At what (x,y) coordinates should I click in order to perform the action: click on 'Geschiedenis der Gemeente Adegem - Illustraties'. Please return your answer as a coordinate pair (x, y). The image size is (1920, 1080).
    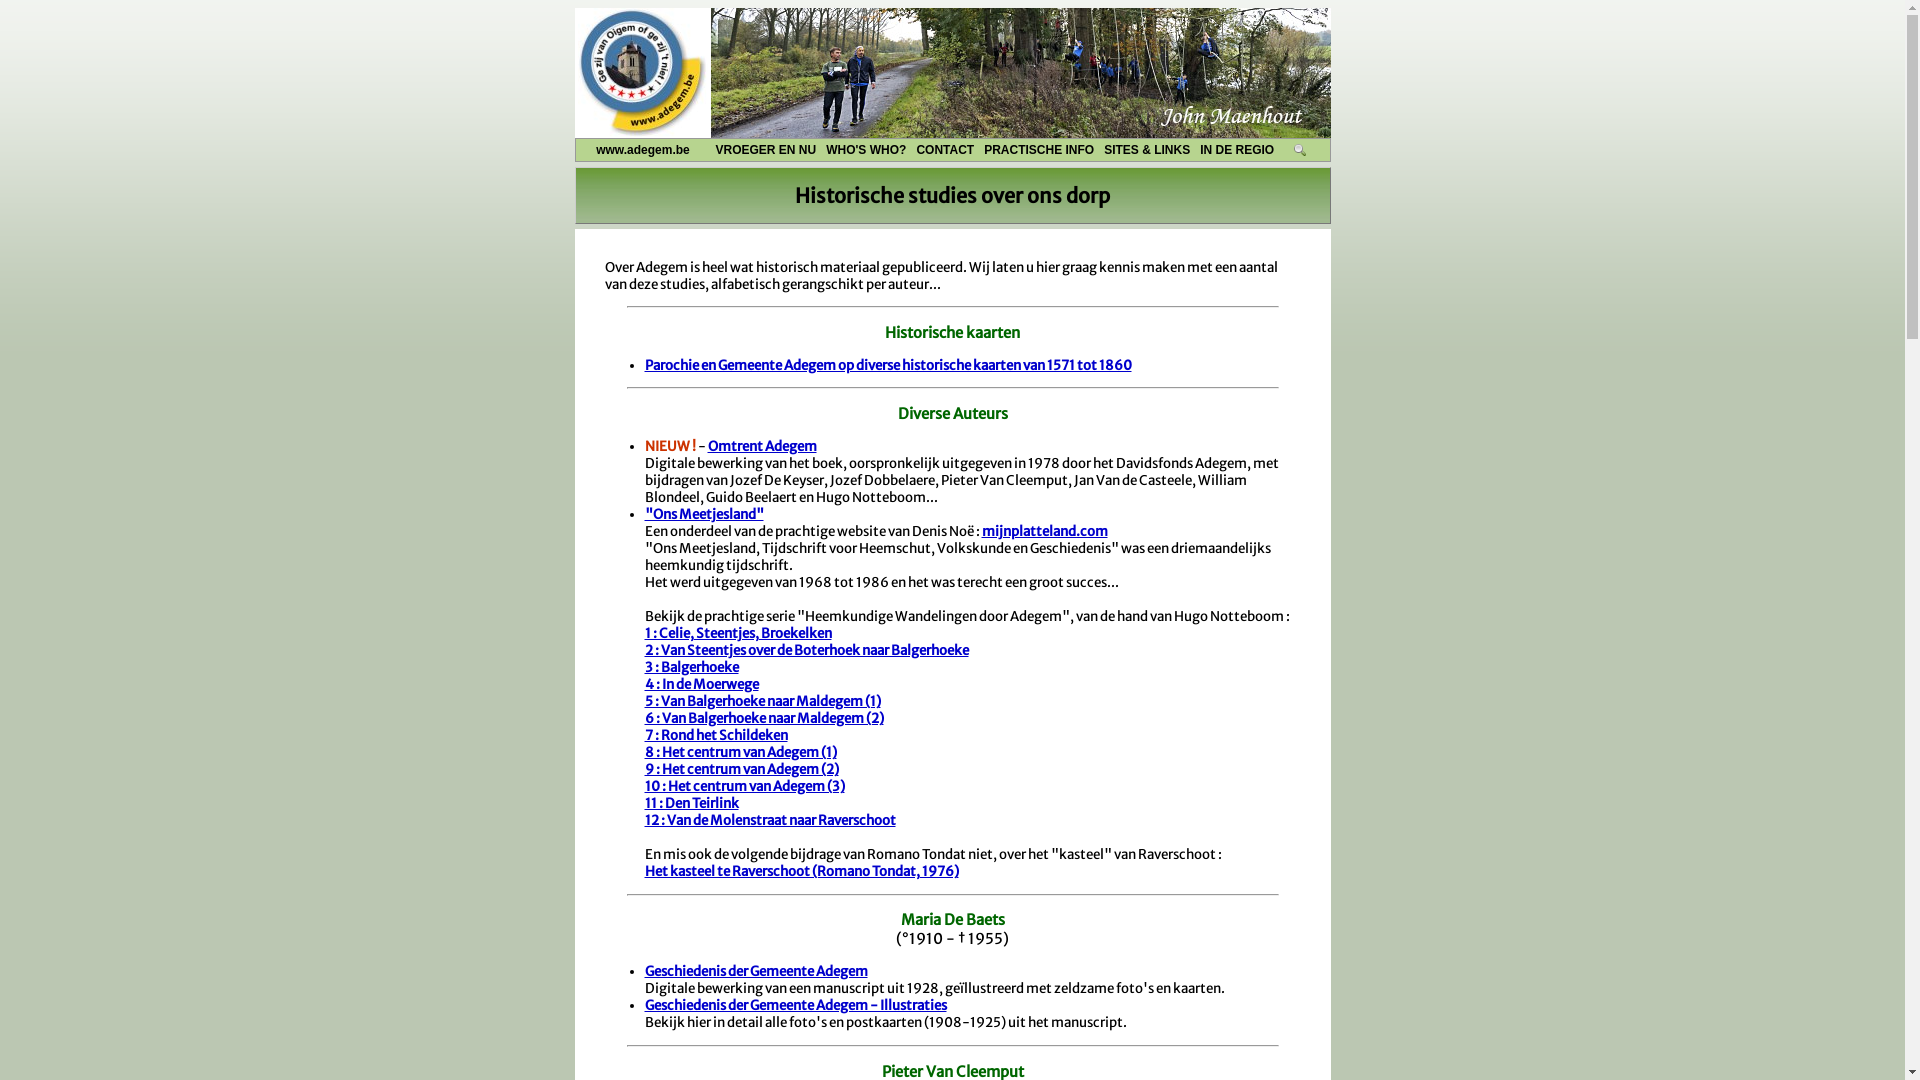
    Looking at the image, I should click on (794, 1005).